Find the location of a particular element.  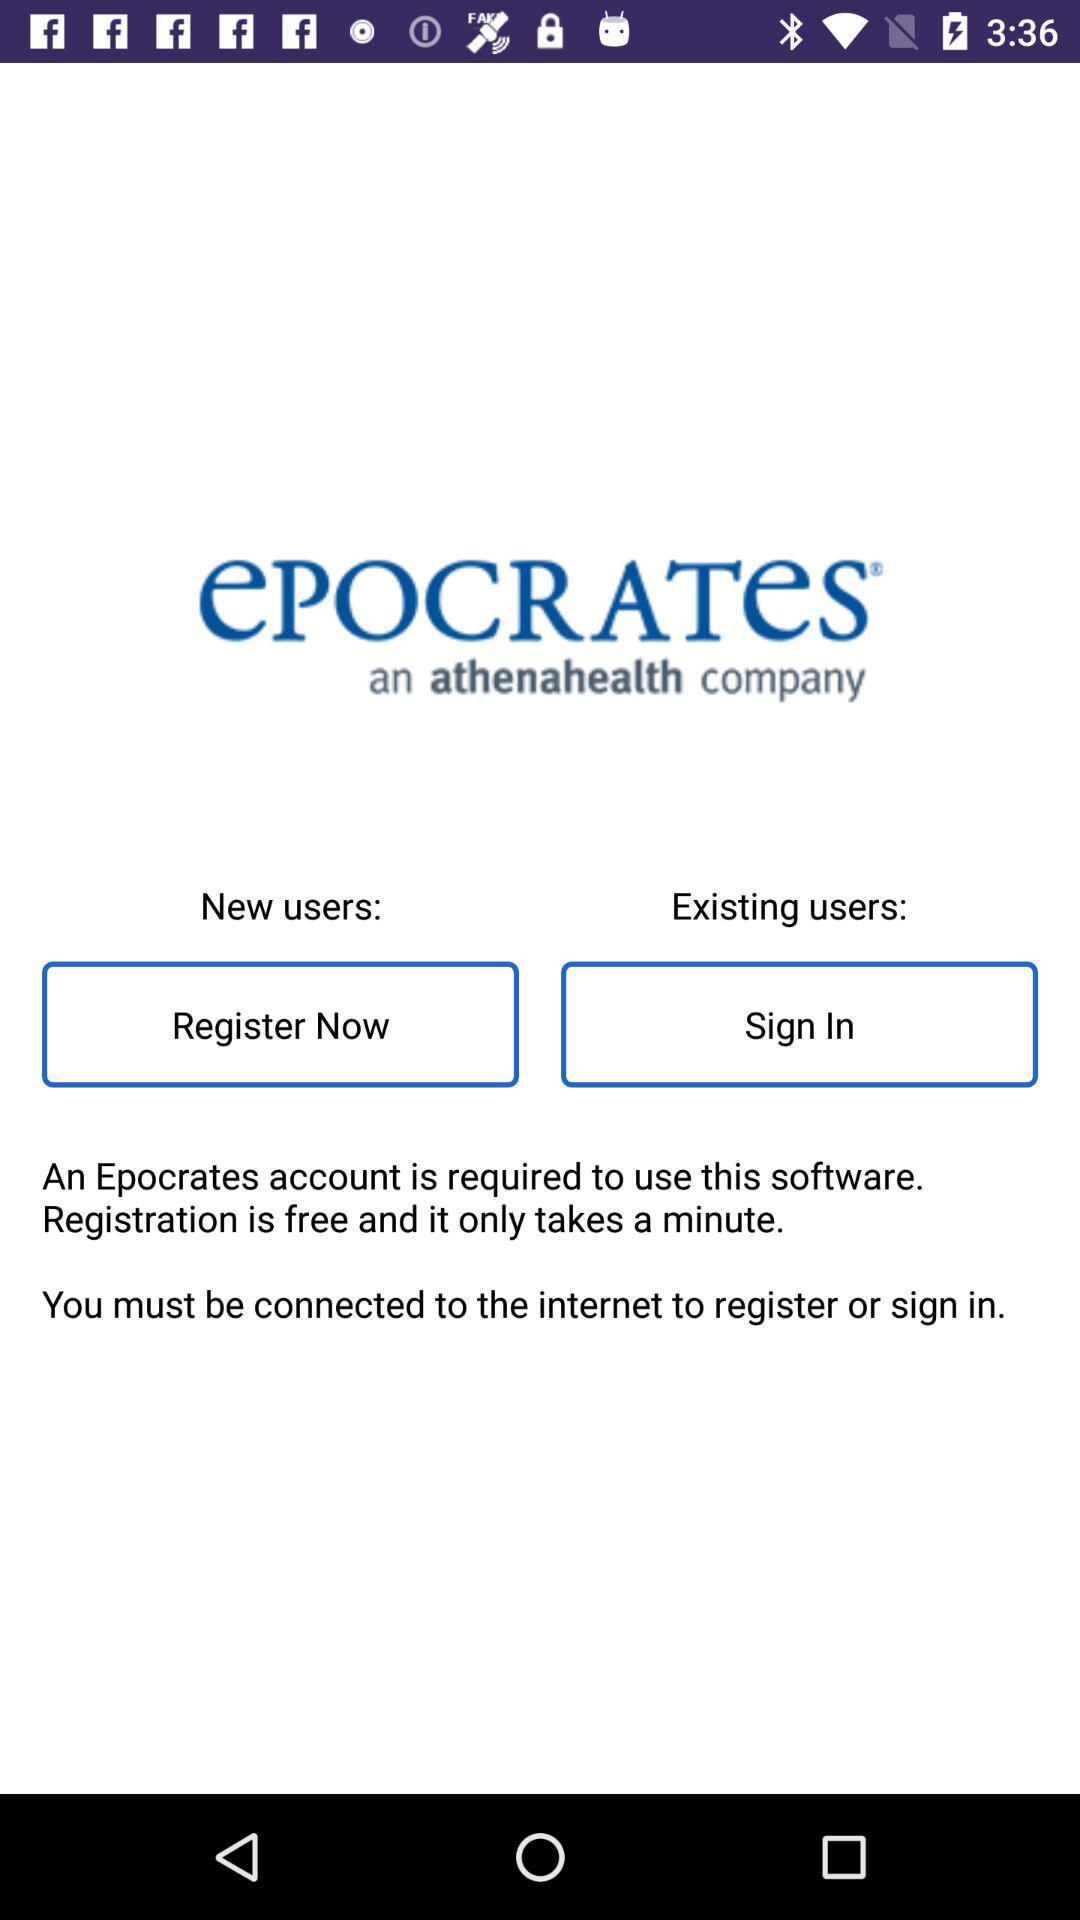

register now icon is located at coordinates (280, 1024).